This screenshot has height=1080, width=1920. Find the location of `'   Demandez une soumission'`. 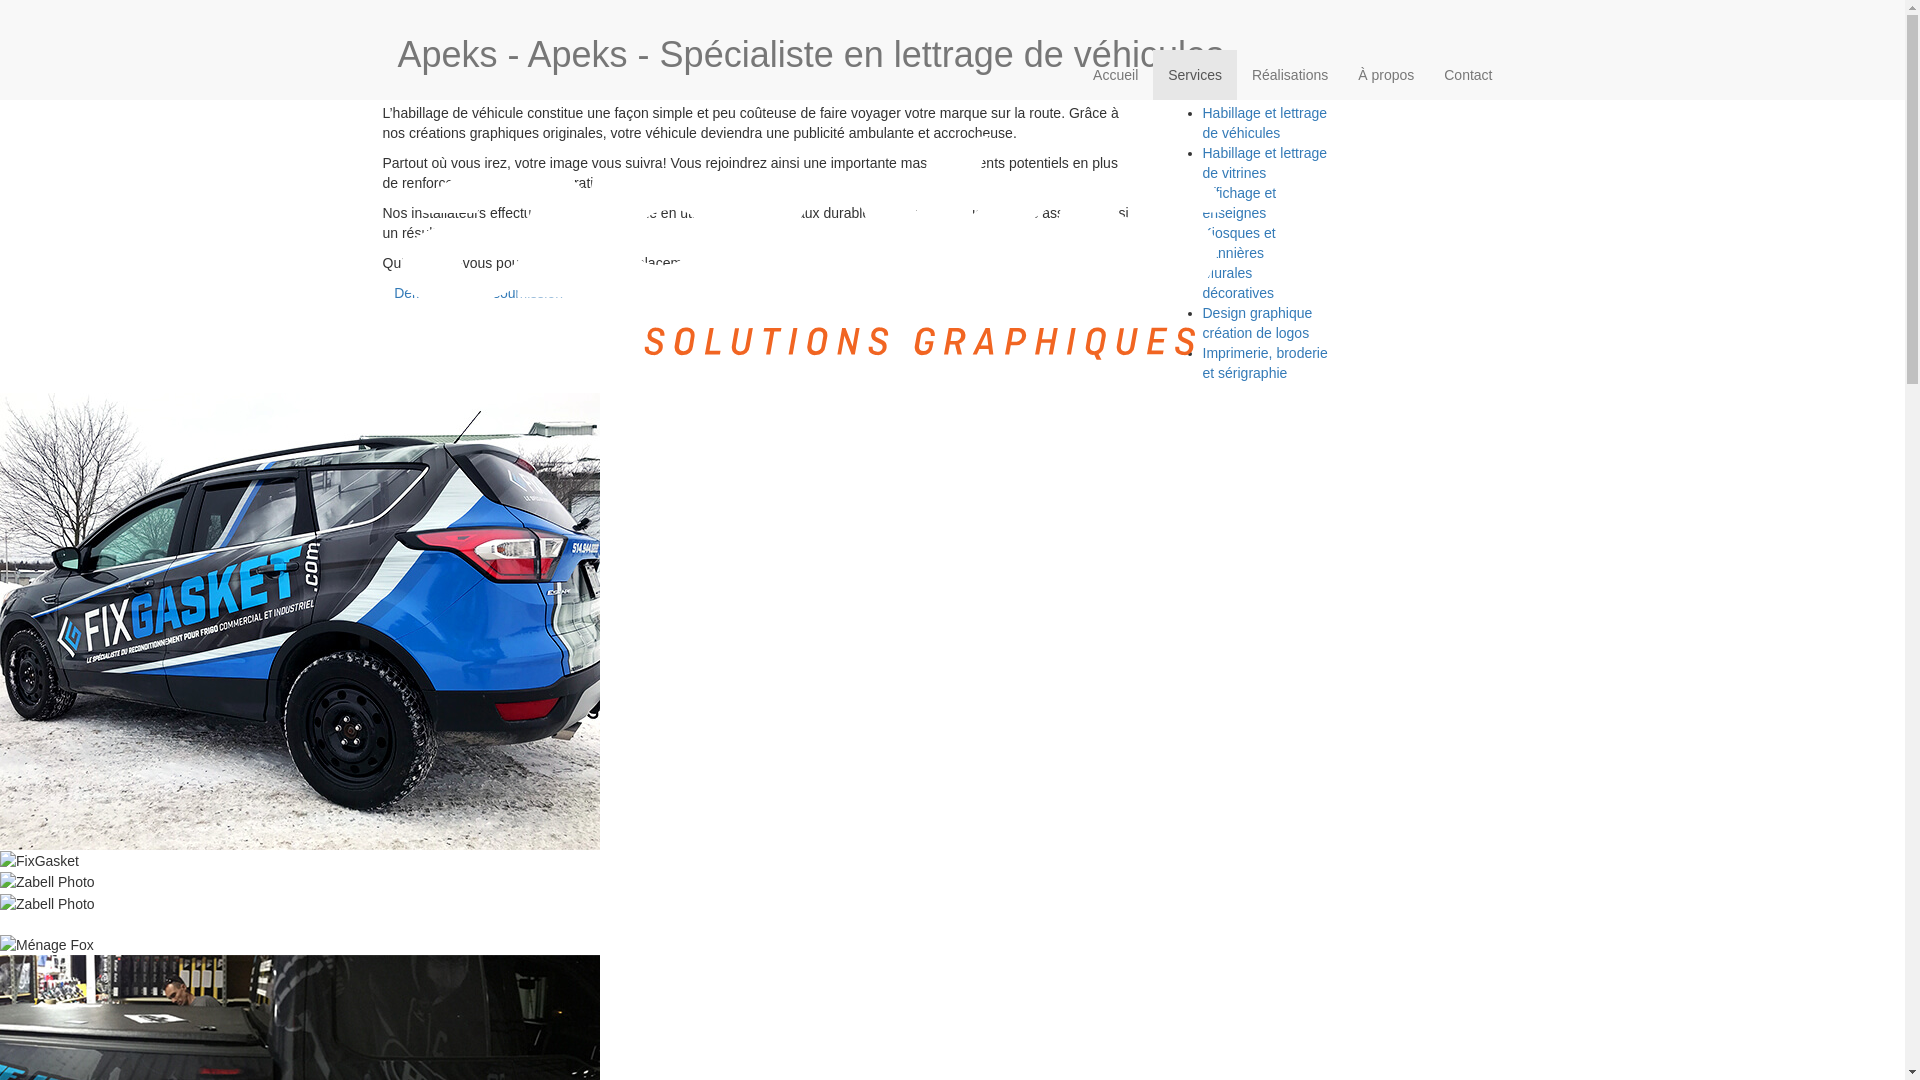

'   Demandez une soumission' is located at coordinates (471, 293).